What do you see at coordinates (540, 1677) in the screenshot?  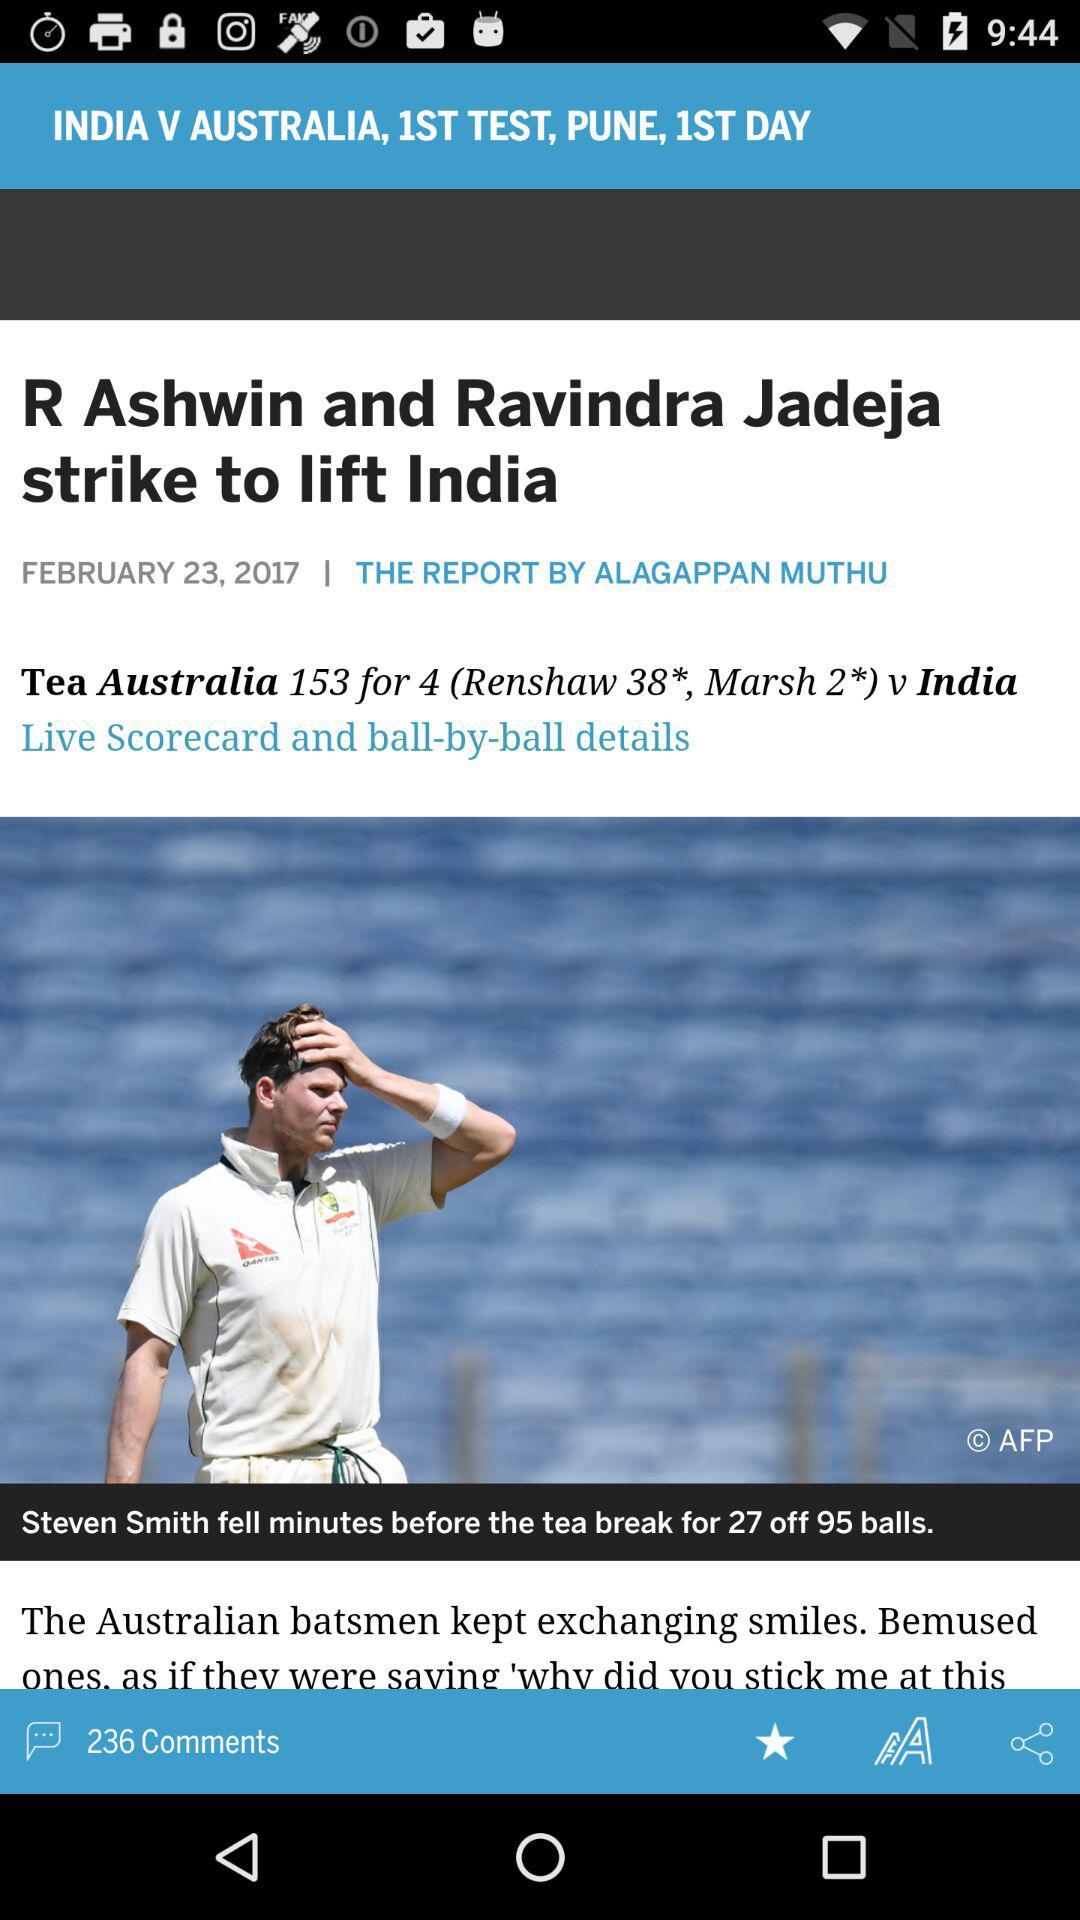 I see `look at comments` at bounding box center [540, 1677].